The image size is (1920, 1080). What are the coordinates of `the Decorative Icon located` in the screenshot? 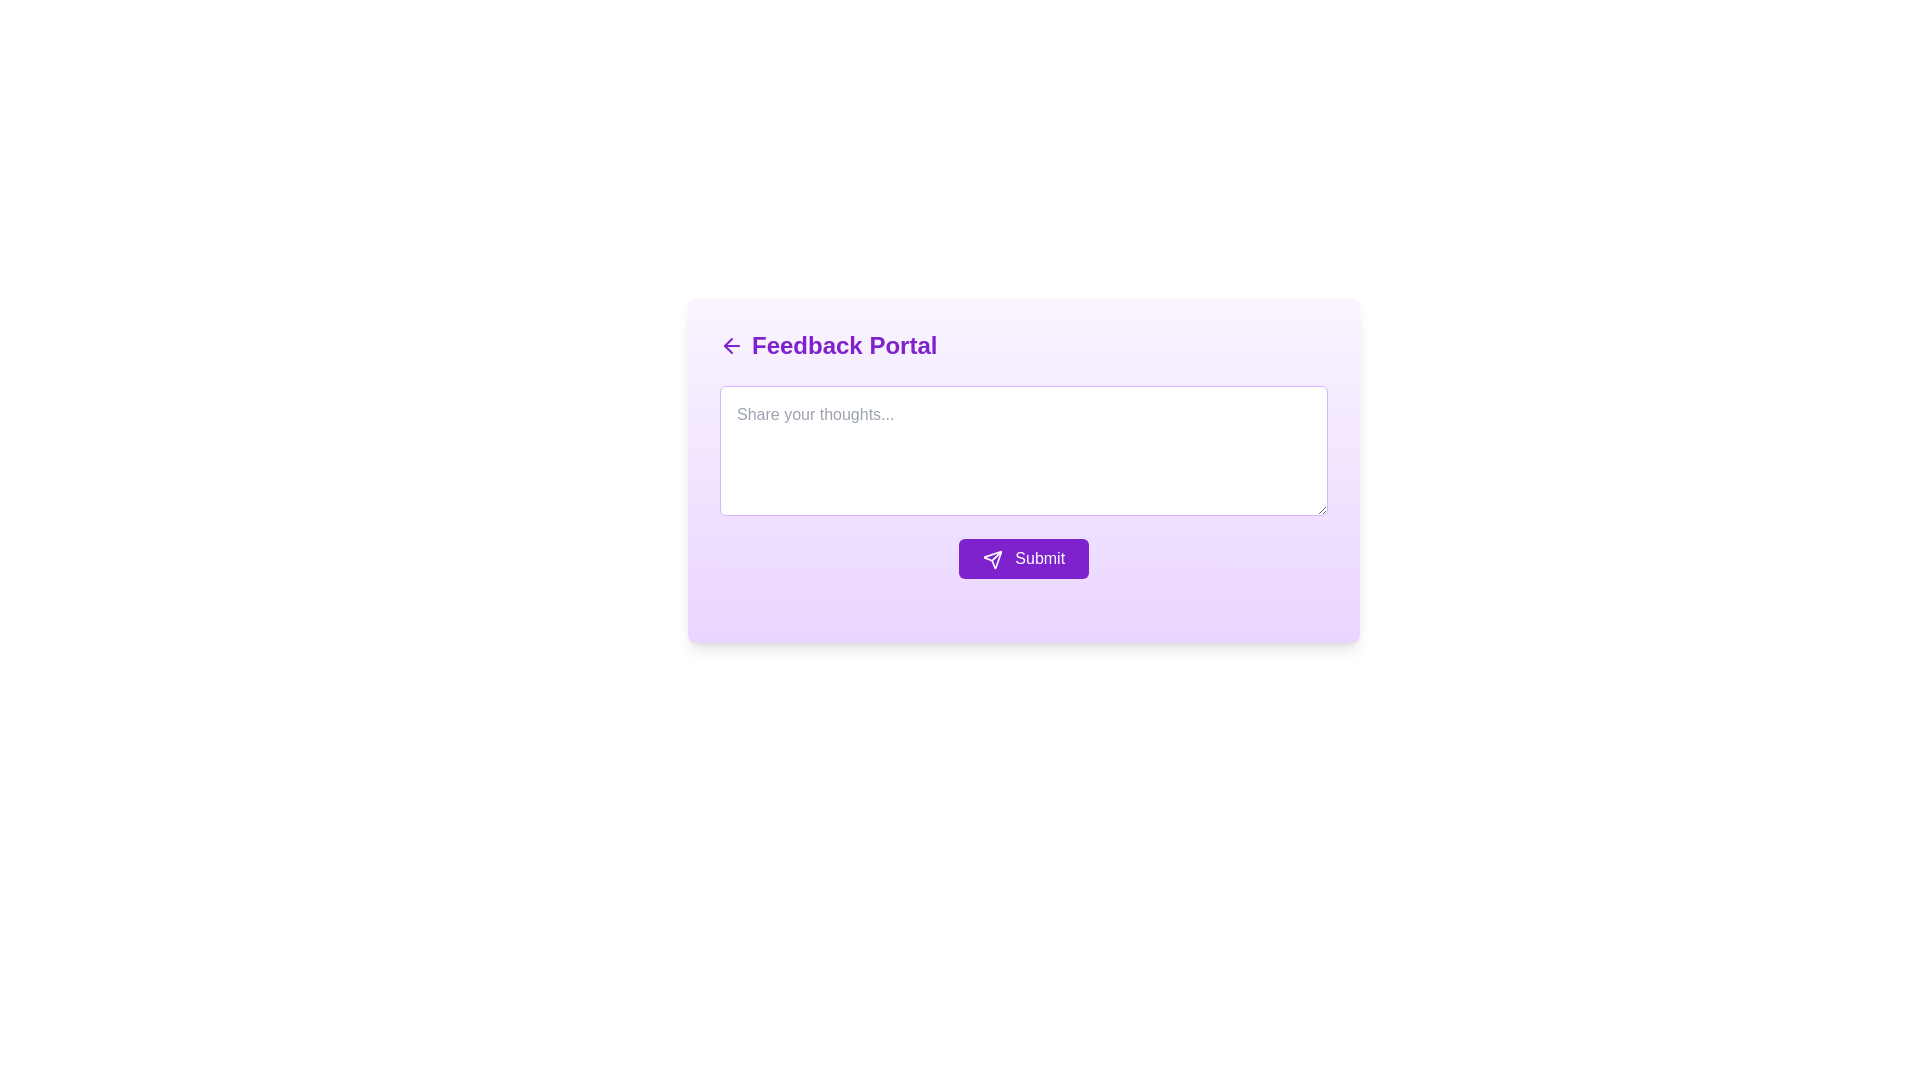 It's located at (992, 559).